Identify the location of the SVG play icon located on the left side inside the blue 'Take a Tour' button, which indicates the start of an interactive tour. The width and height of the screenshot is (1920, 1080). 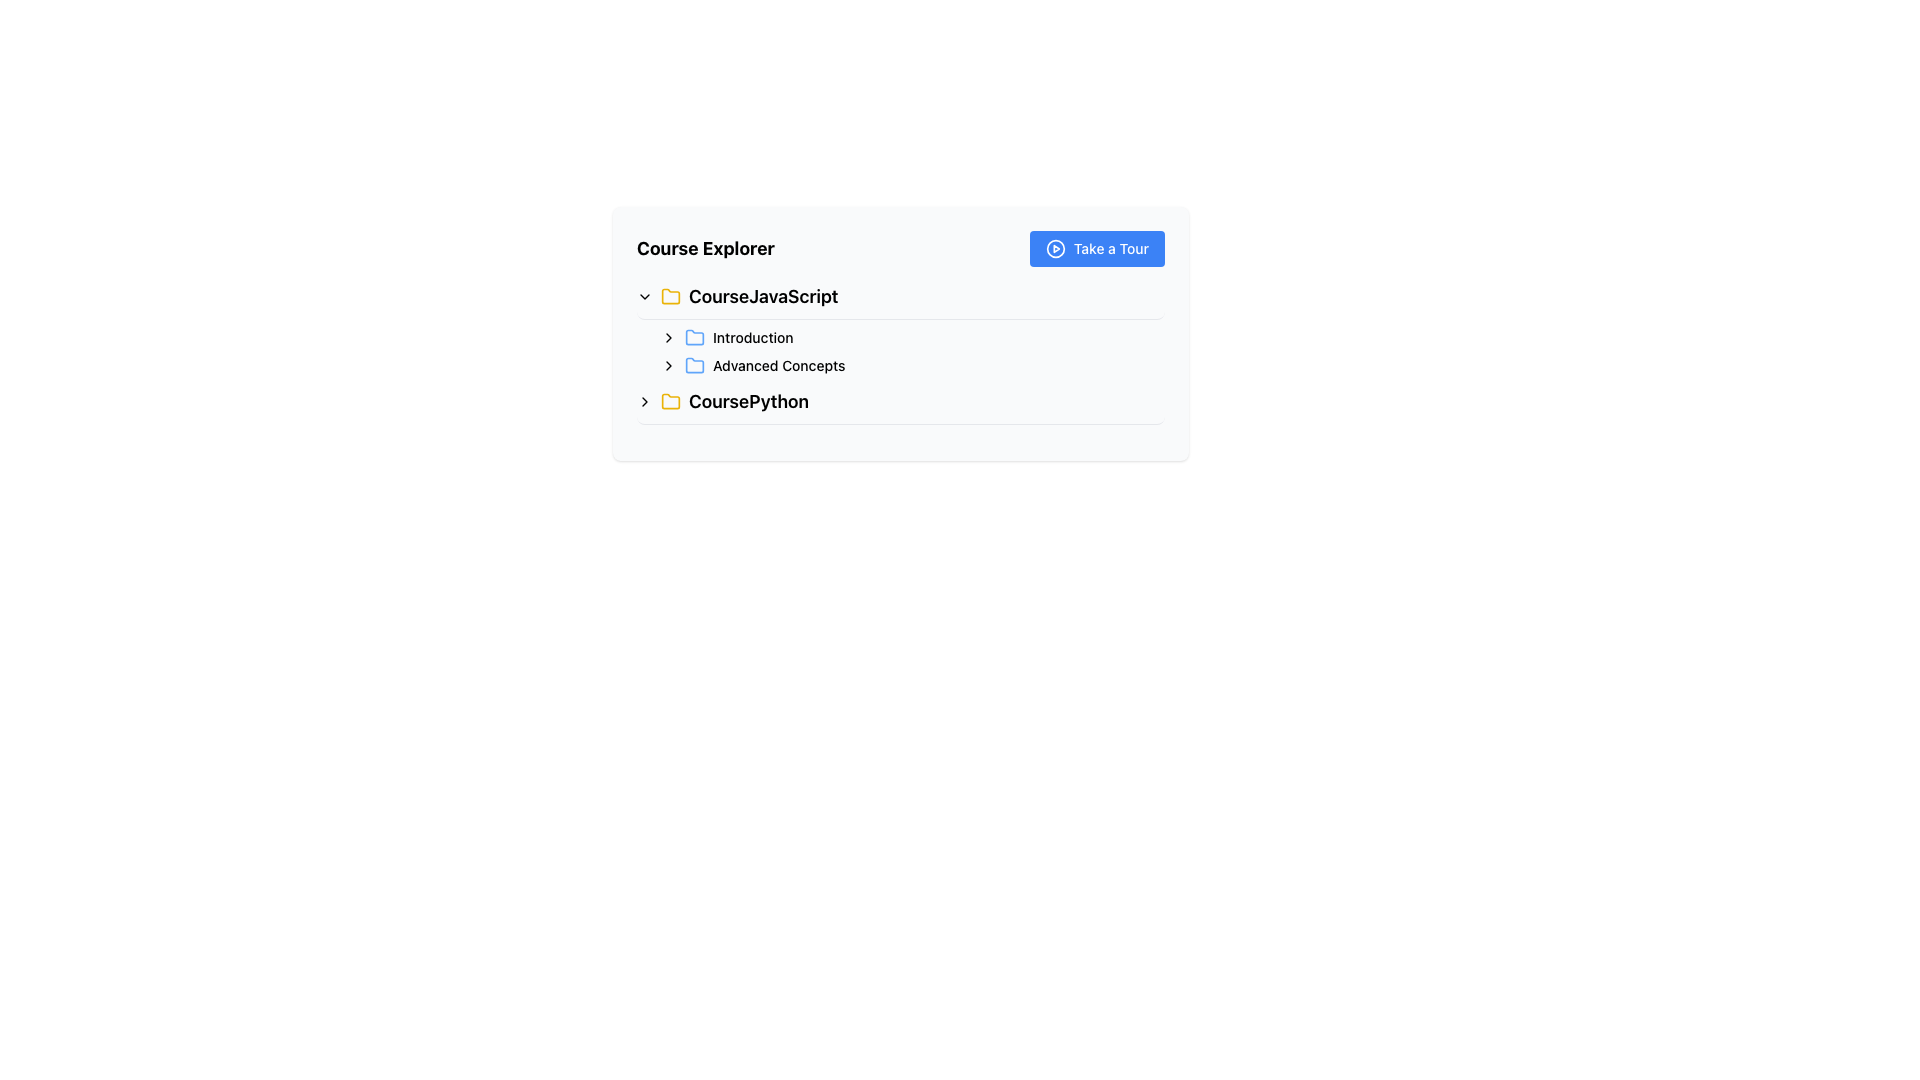
(1055, 248).